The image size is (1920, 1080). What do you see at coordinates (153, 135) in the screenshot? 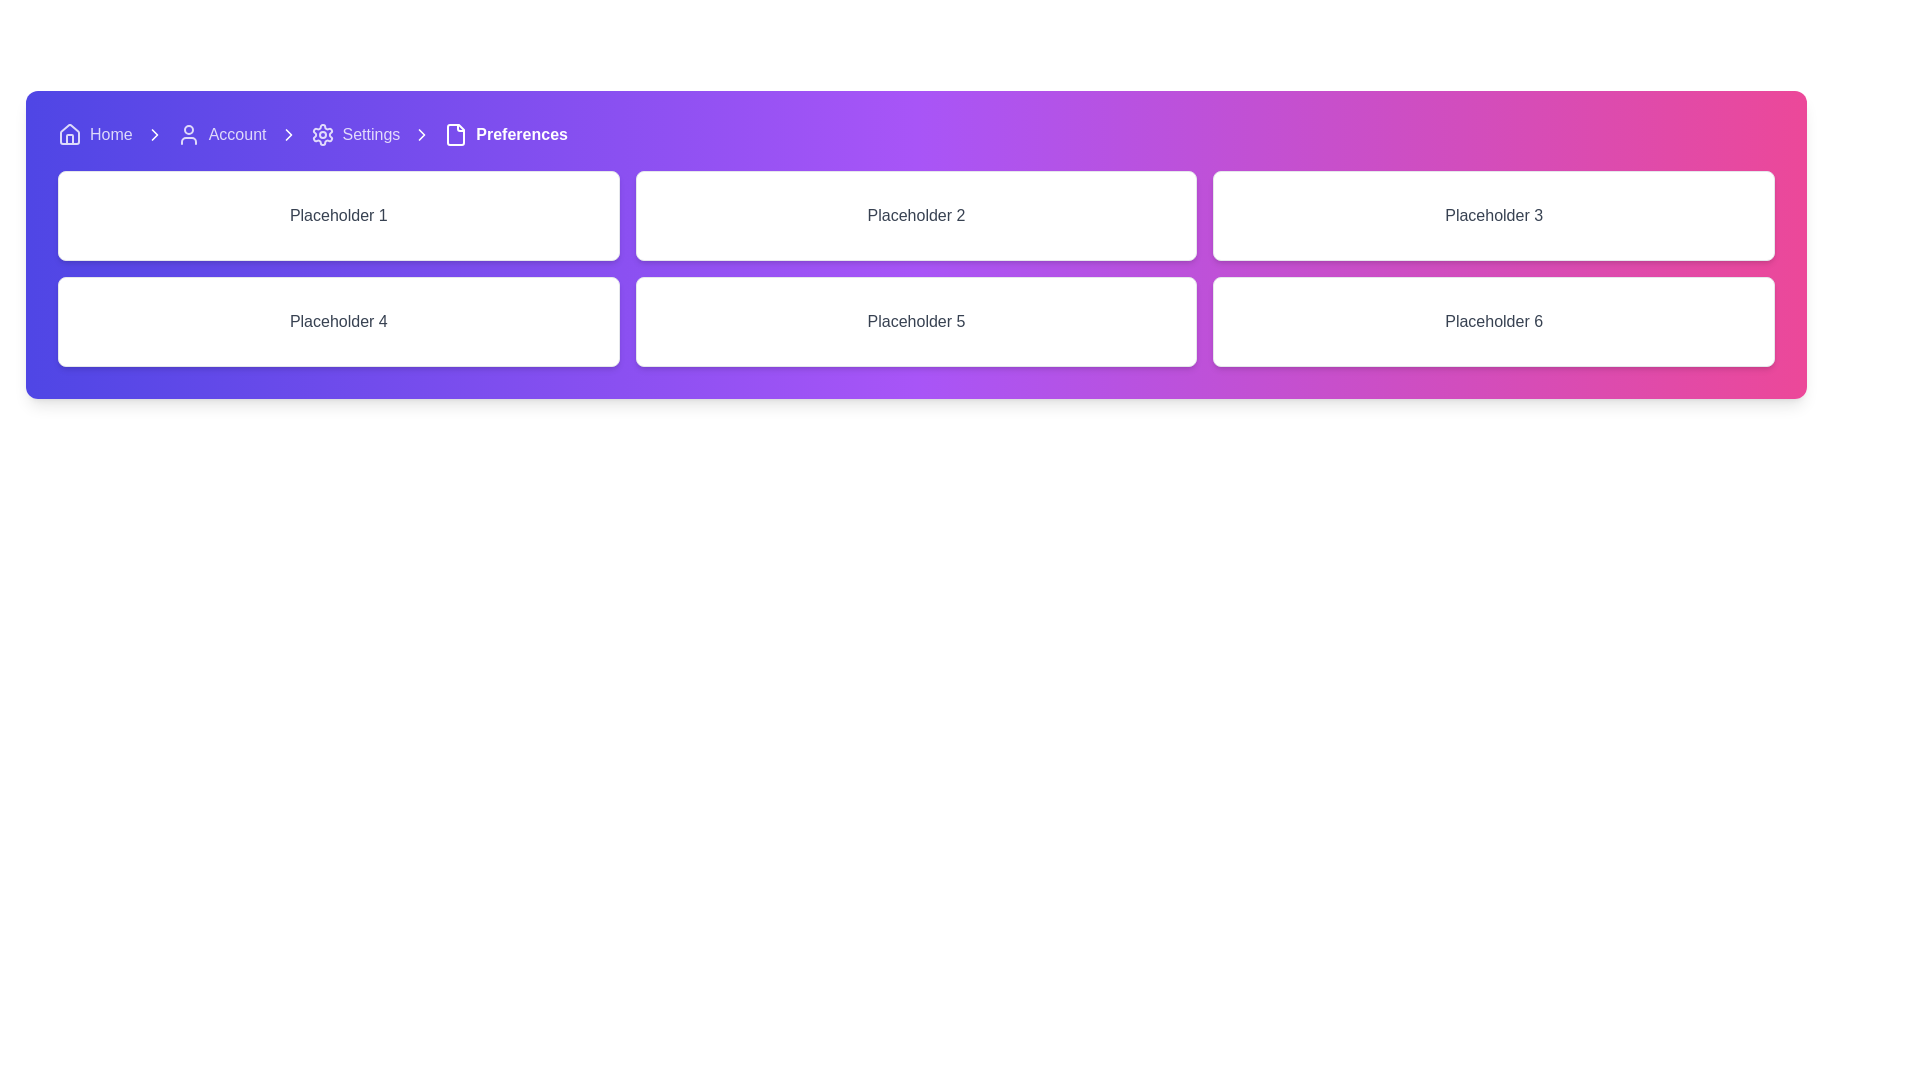
I see `the chevron arrow icon that serves as a separator between the 'Home' and 'Account' links in the breadcrumb navigation` at bounding box center [153, 135].